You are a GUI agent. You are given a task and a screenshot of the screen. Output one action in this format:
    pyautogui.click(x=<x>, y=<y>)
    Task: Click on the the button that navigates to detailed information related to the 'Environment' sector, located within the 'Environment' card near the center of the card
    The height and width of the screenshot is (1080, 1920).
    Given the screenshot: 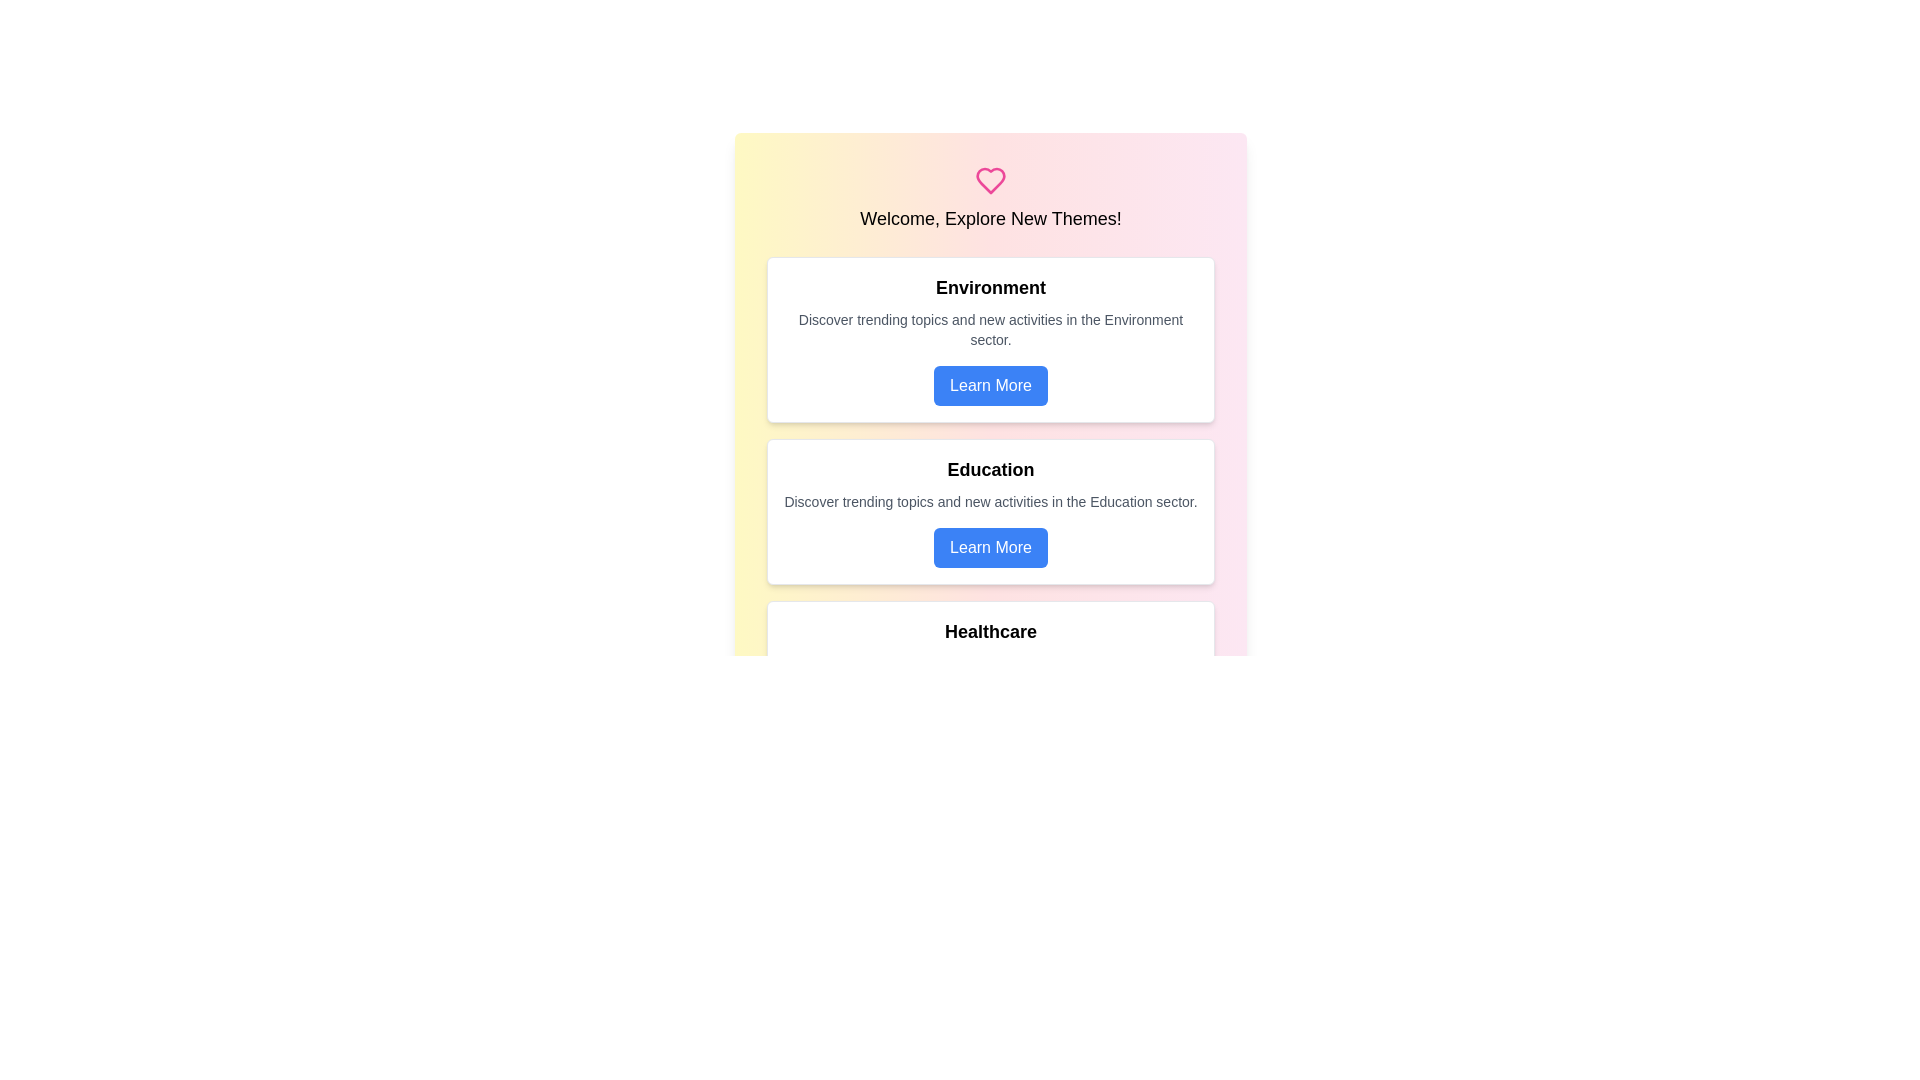 What is the action you would take?
    pyautogui.click(x=990, y=385)
    